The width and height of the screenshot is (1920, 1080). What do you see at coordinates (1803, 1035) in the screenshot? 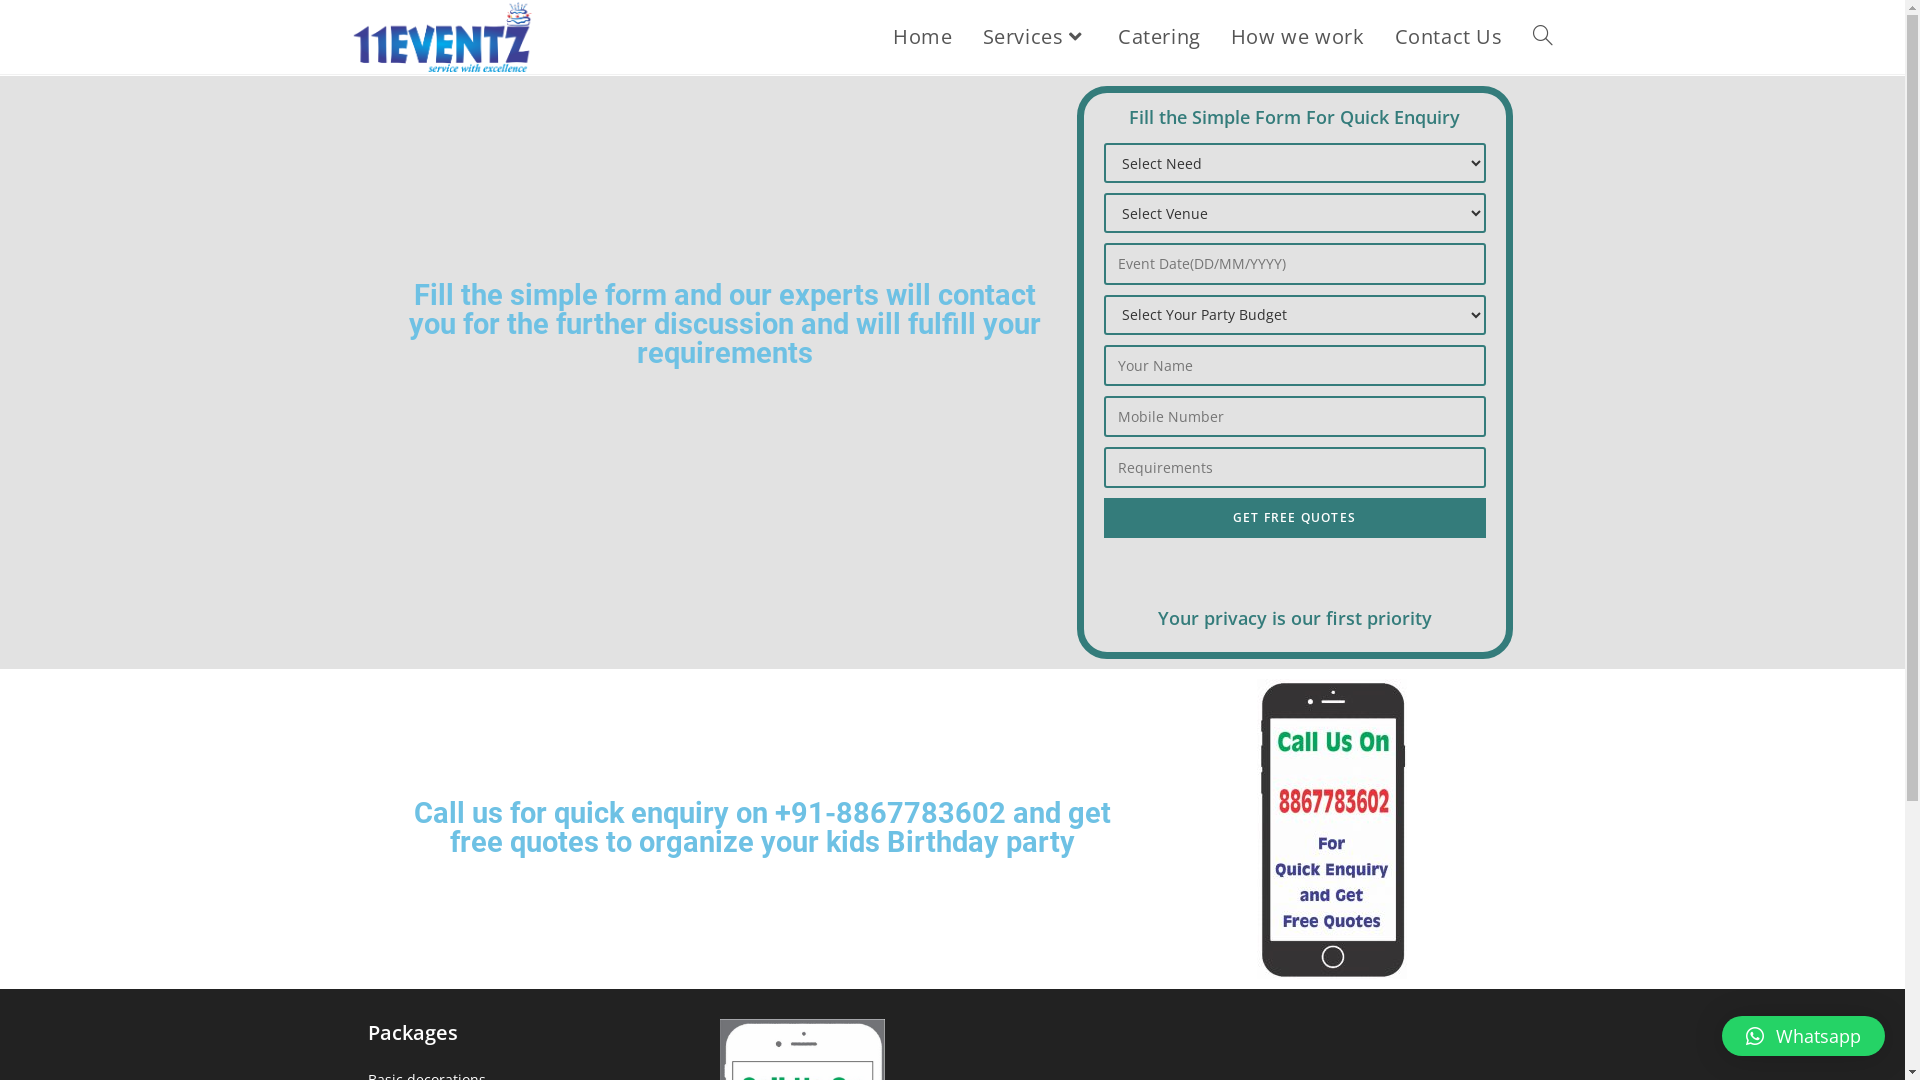
I see `'Whatsapp'` at bounding box center [1803, 1035].